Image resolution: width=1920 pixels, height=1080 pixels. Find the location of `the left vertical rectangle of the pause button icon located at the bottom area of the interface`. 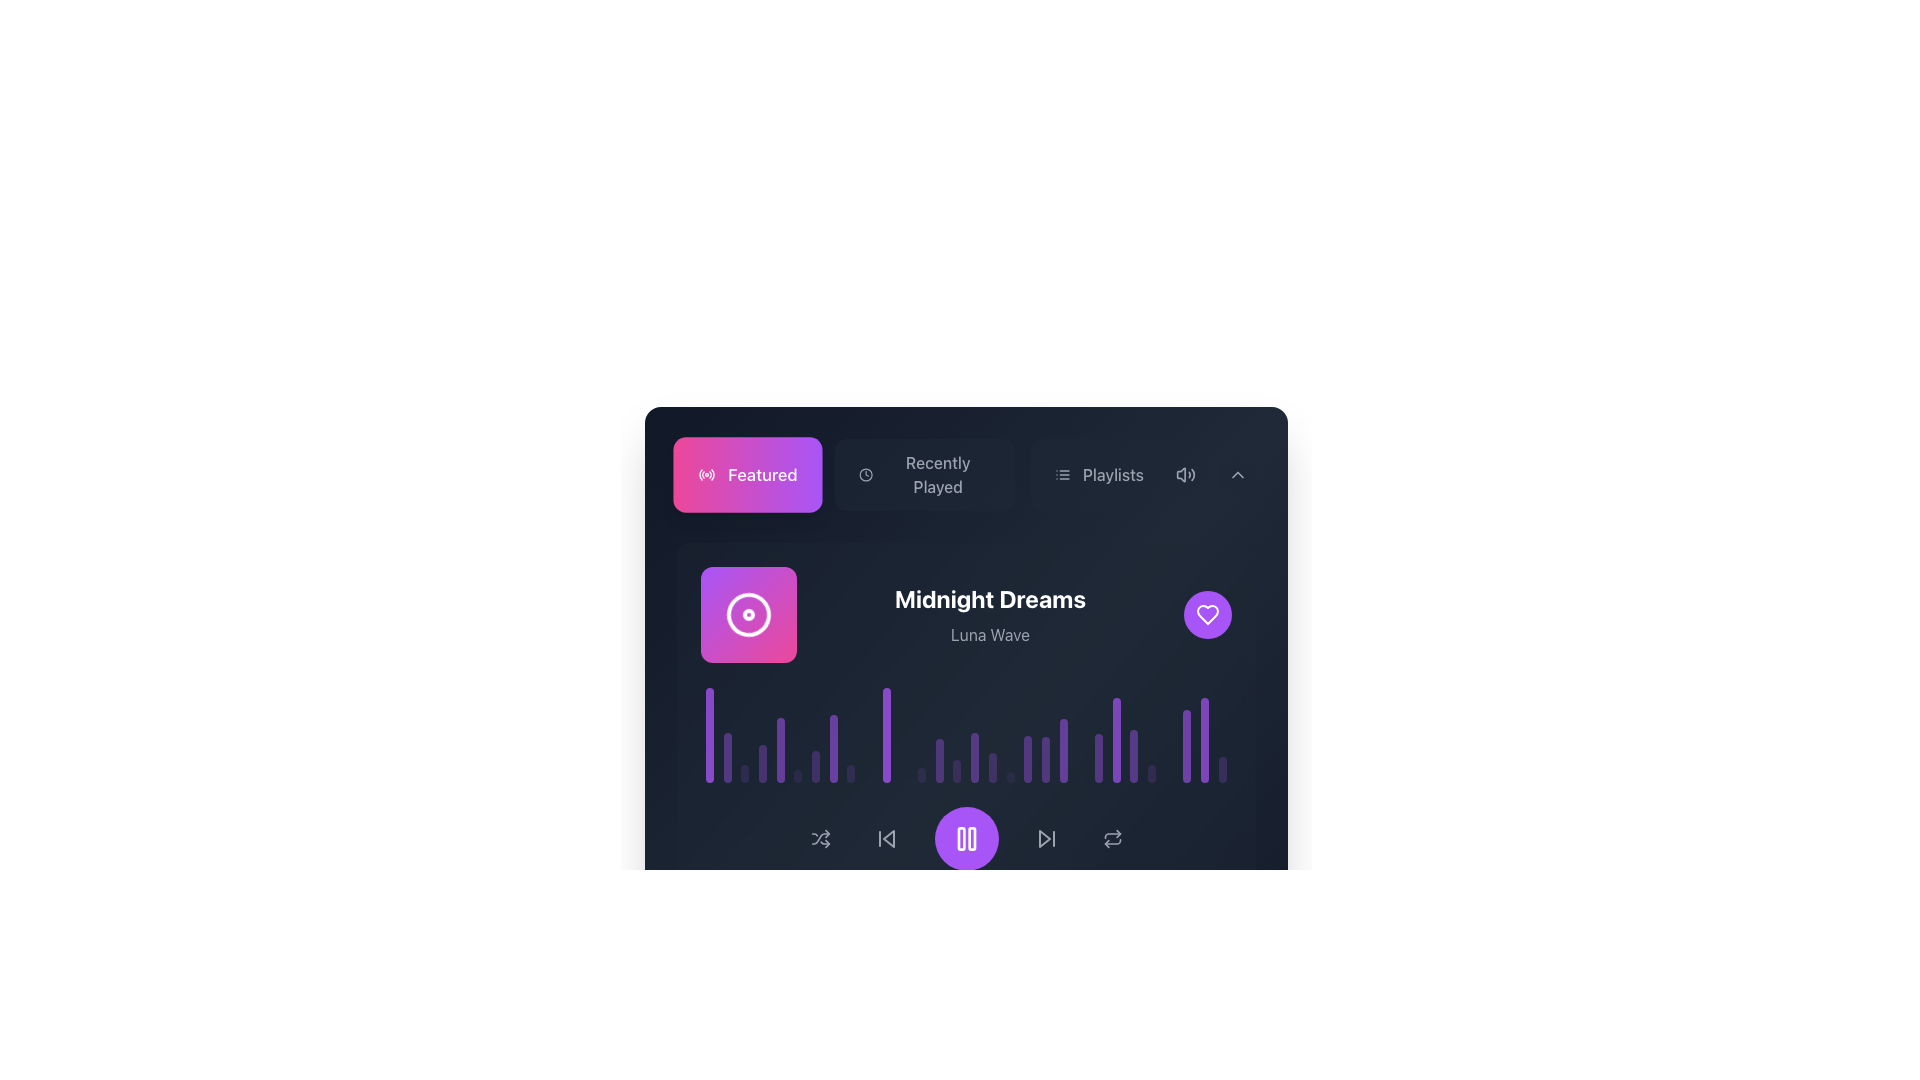

the left vertical rectangle of the pause button icon located at the bottom area of the interface is located at coordinates (961, 839).